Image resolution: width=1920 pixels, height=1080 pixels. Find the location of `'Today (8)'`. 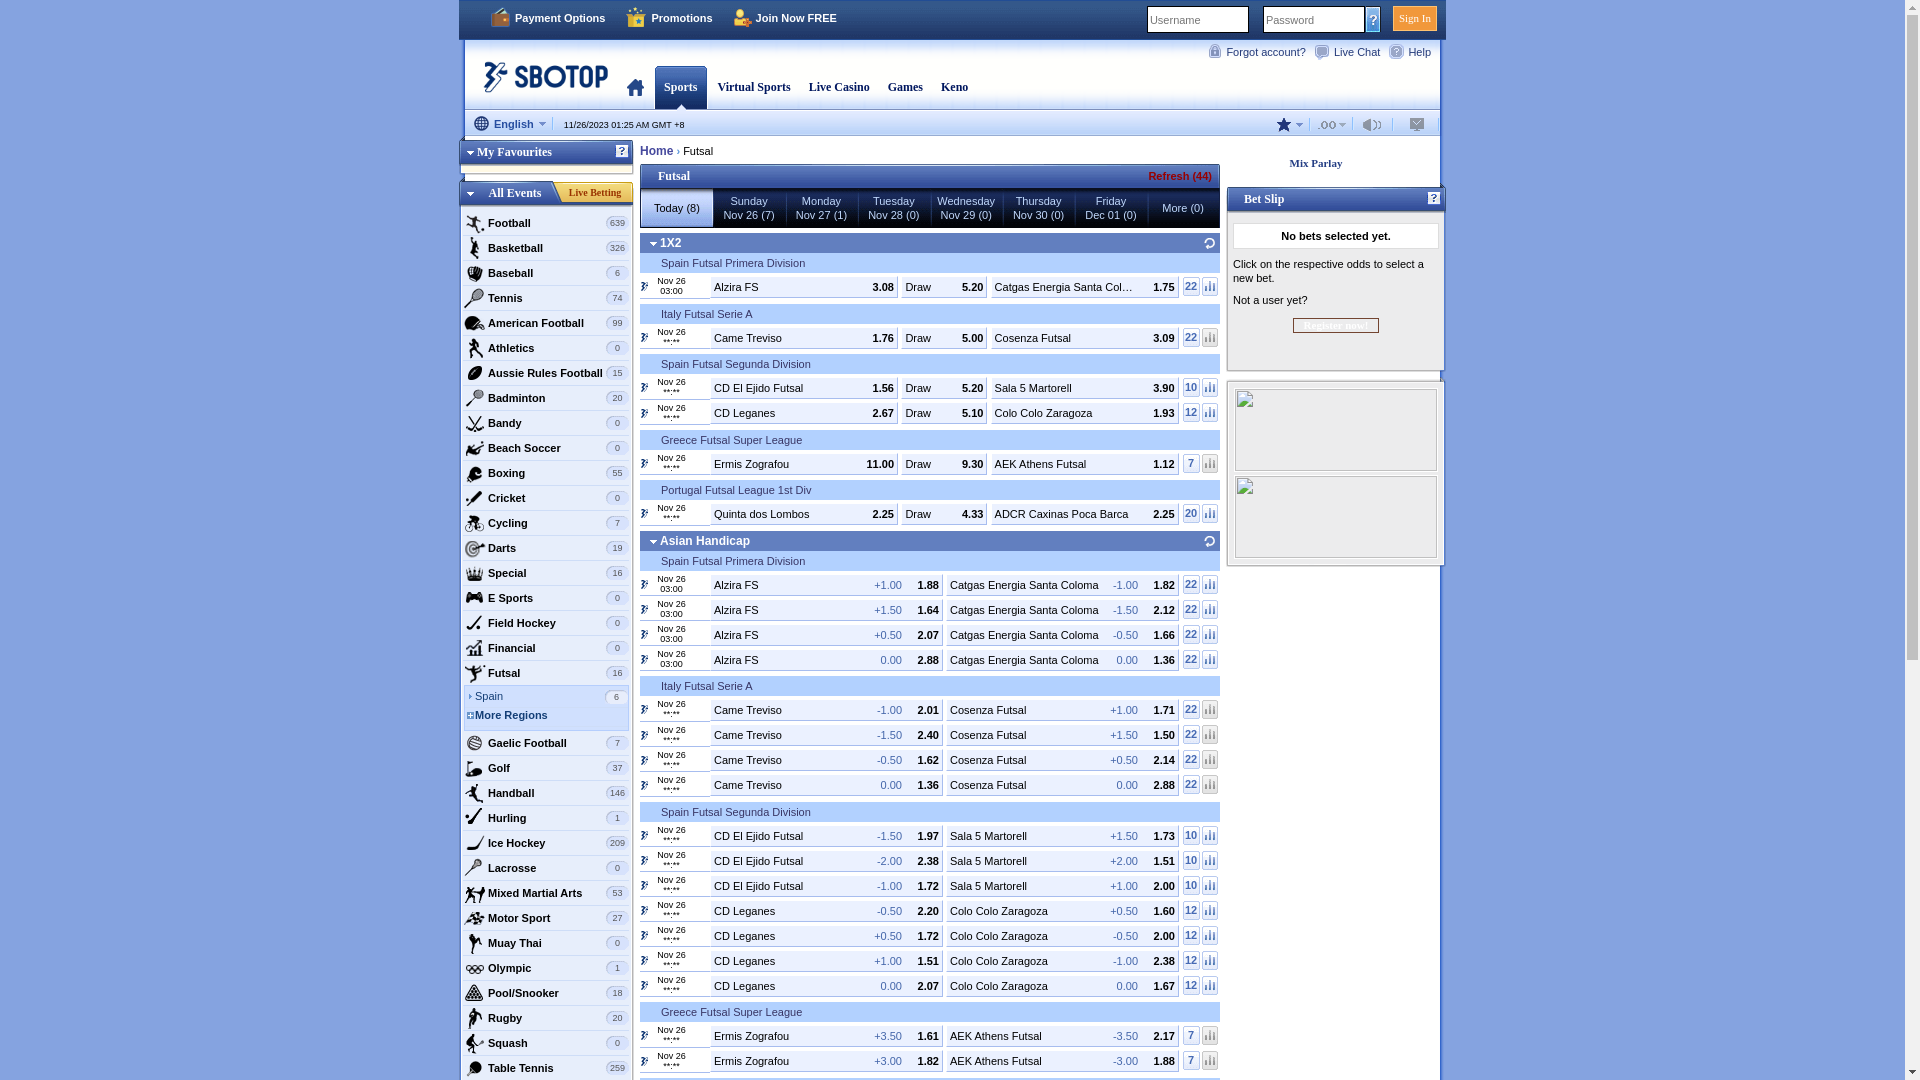

'Today (8)' is located at coordinates (676, 208).